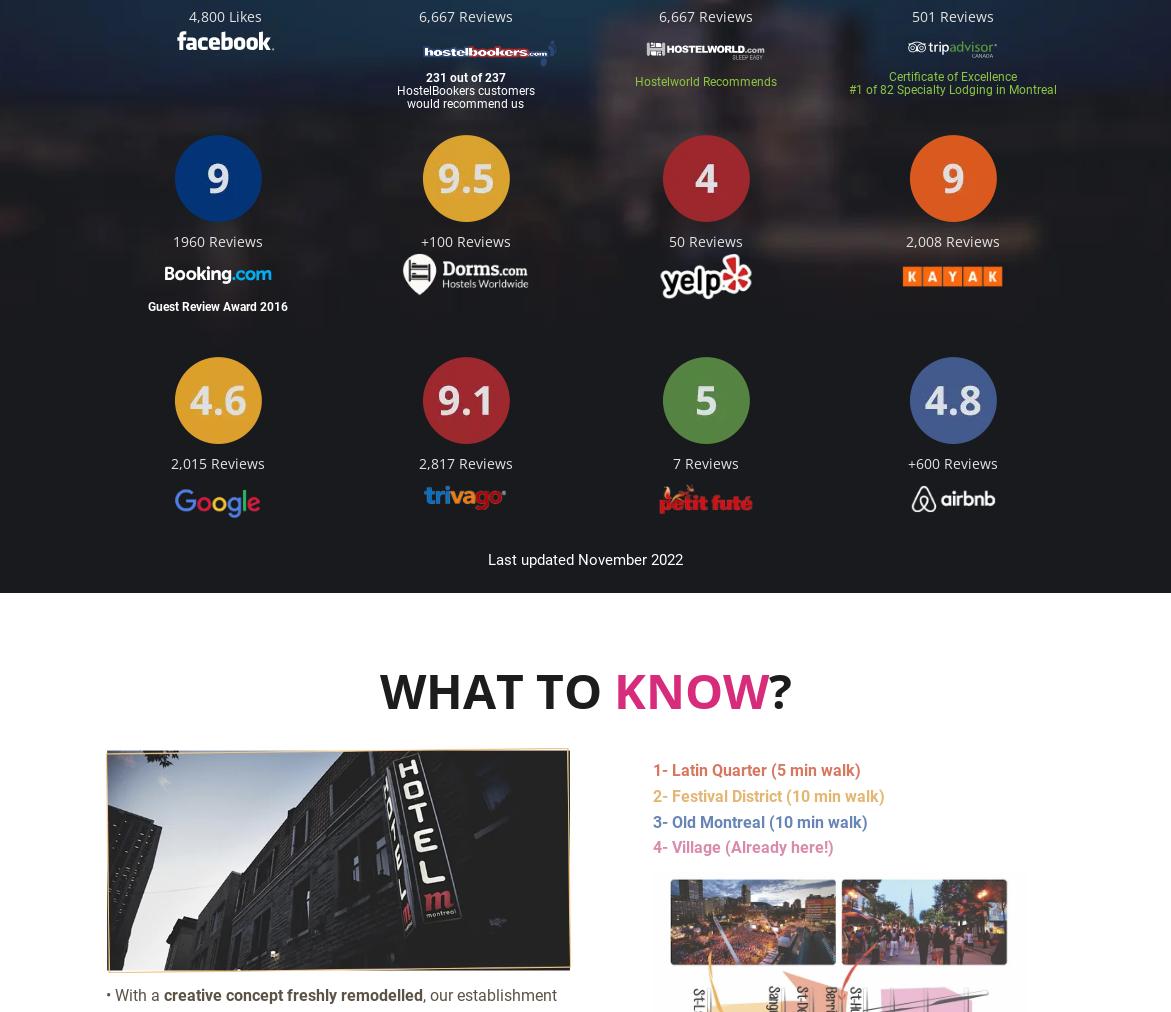  What do you see at coordinates (423, 76) in the screenshot?
I see `'231 out of 237'` at bounding box center [423, 76].